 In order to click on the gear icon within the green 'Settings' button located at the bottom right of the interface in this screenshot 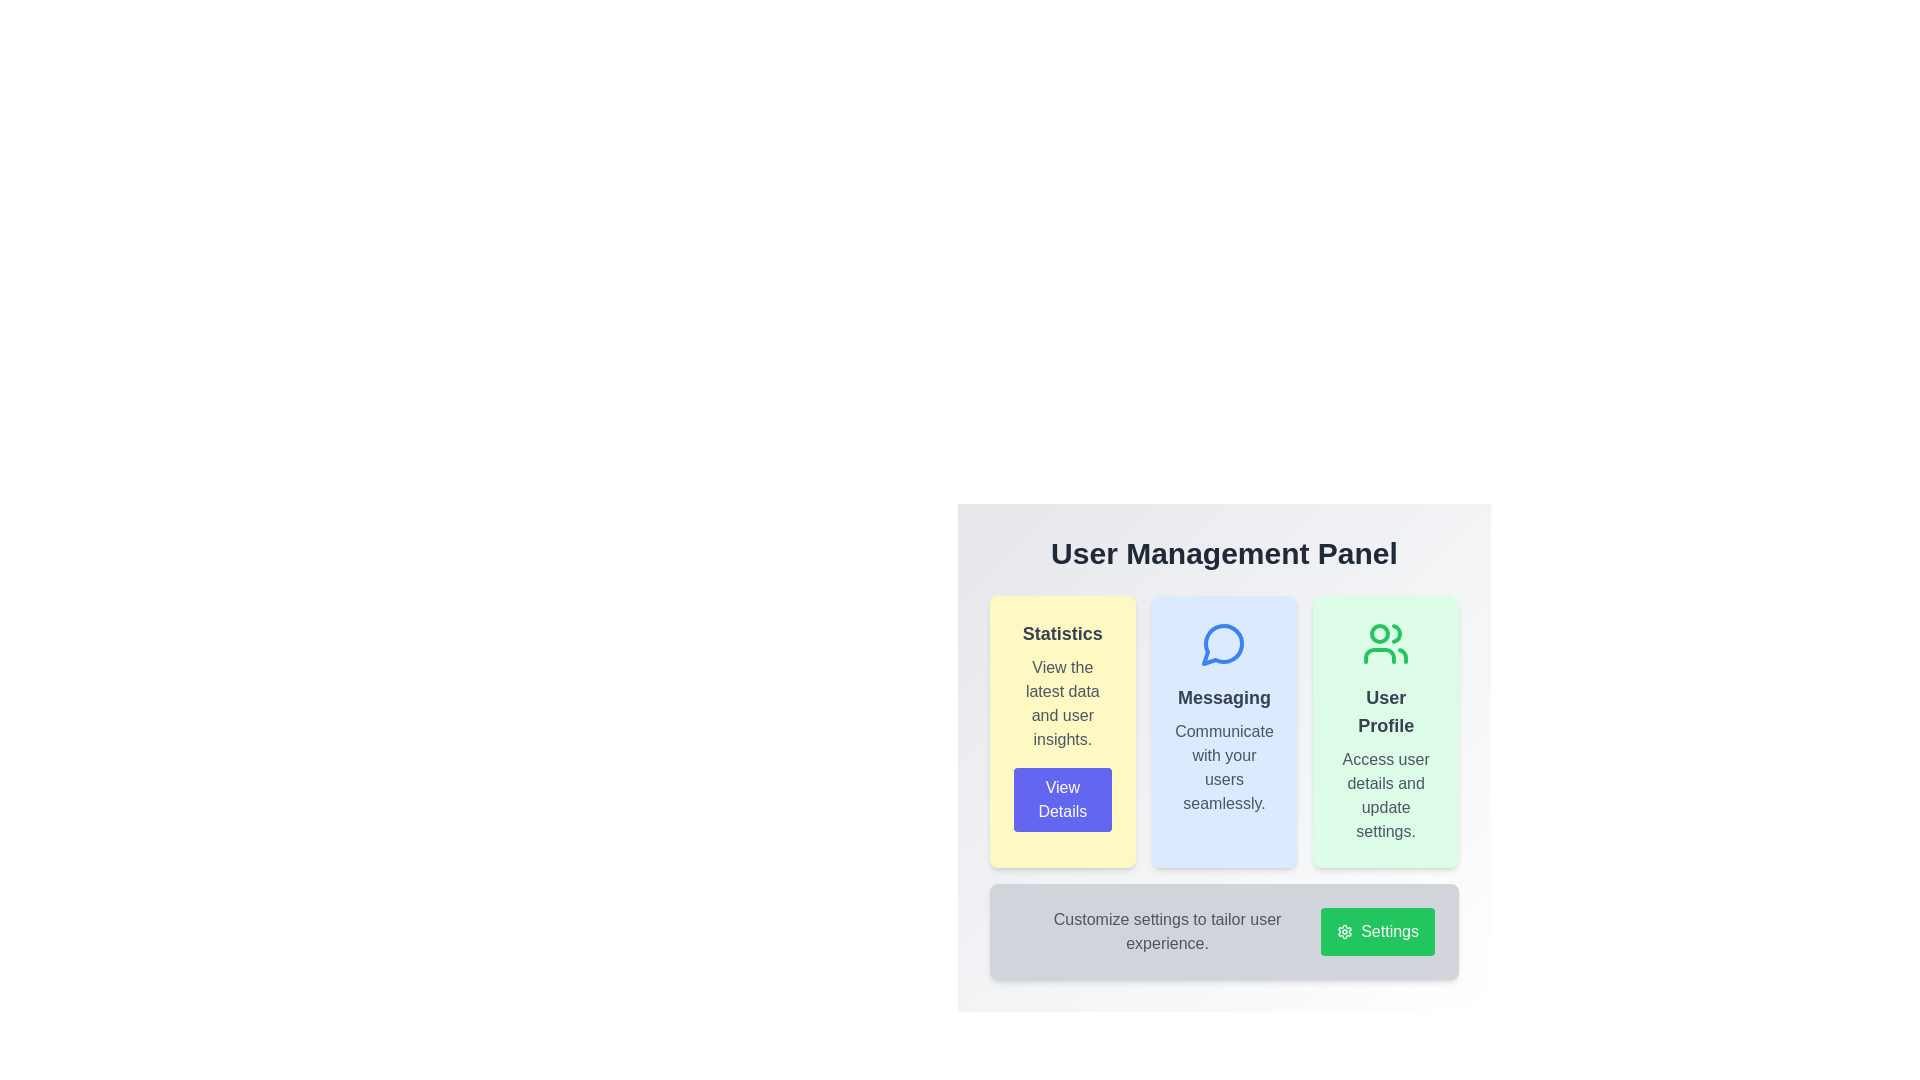, I will do `click(1345, 932)`.